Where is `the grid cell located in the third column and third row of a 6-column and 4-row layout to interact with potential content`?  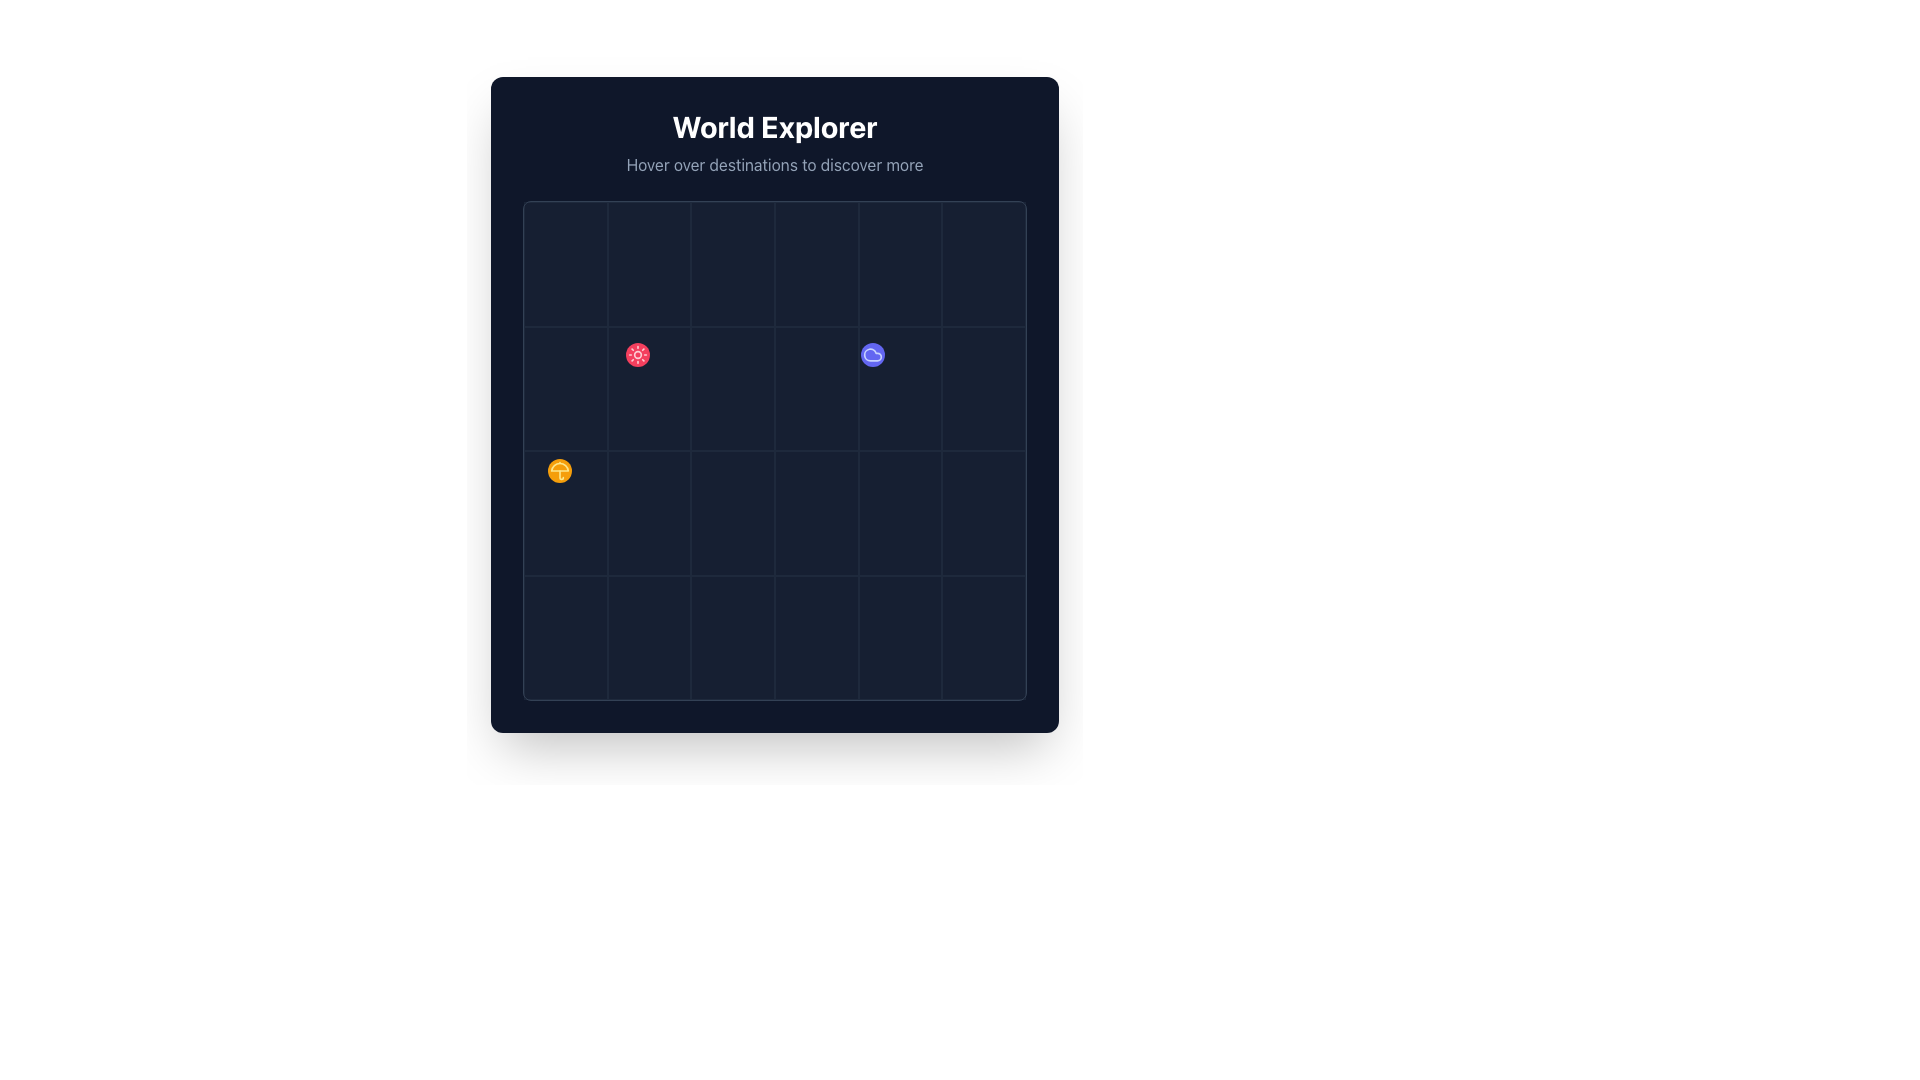
the grid cell located in the third column and third row of a 6-column and 4-row layout to interact with potential content is located at coordinates (816, 512).